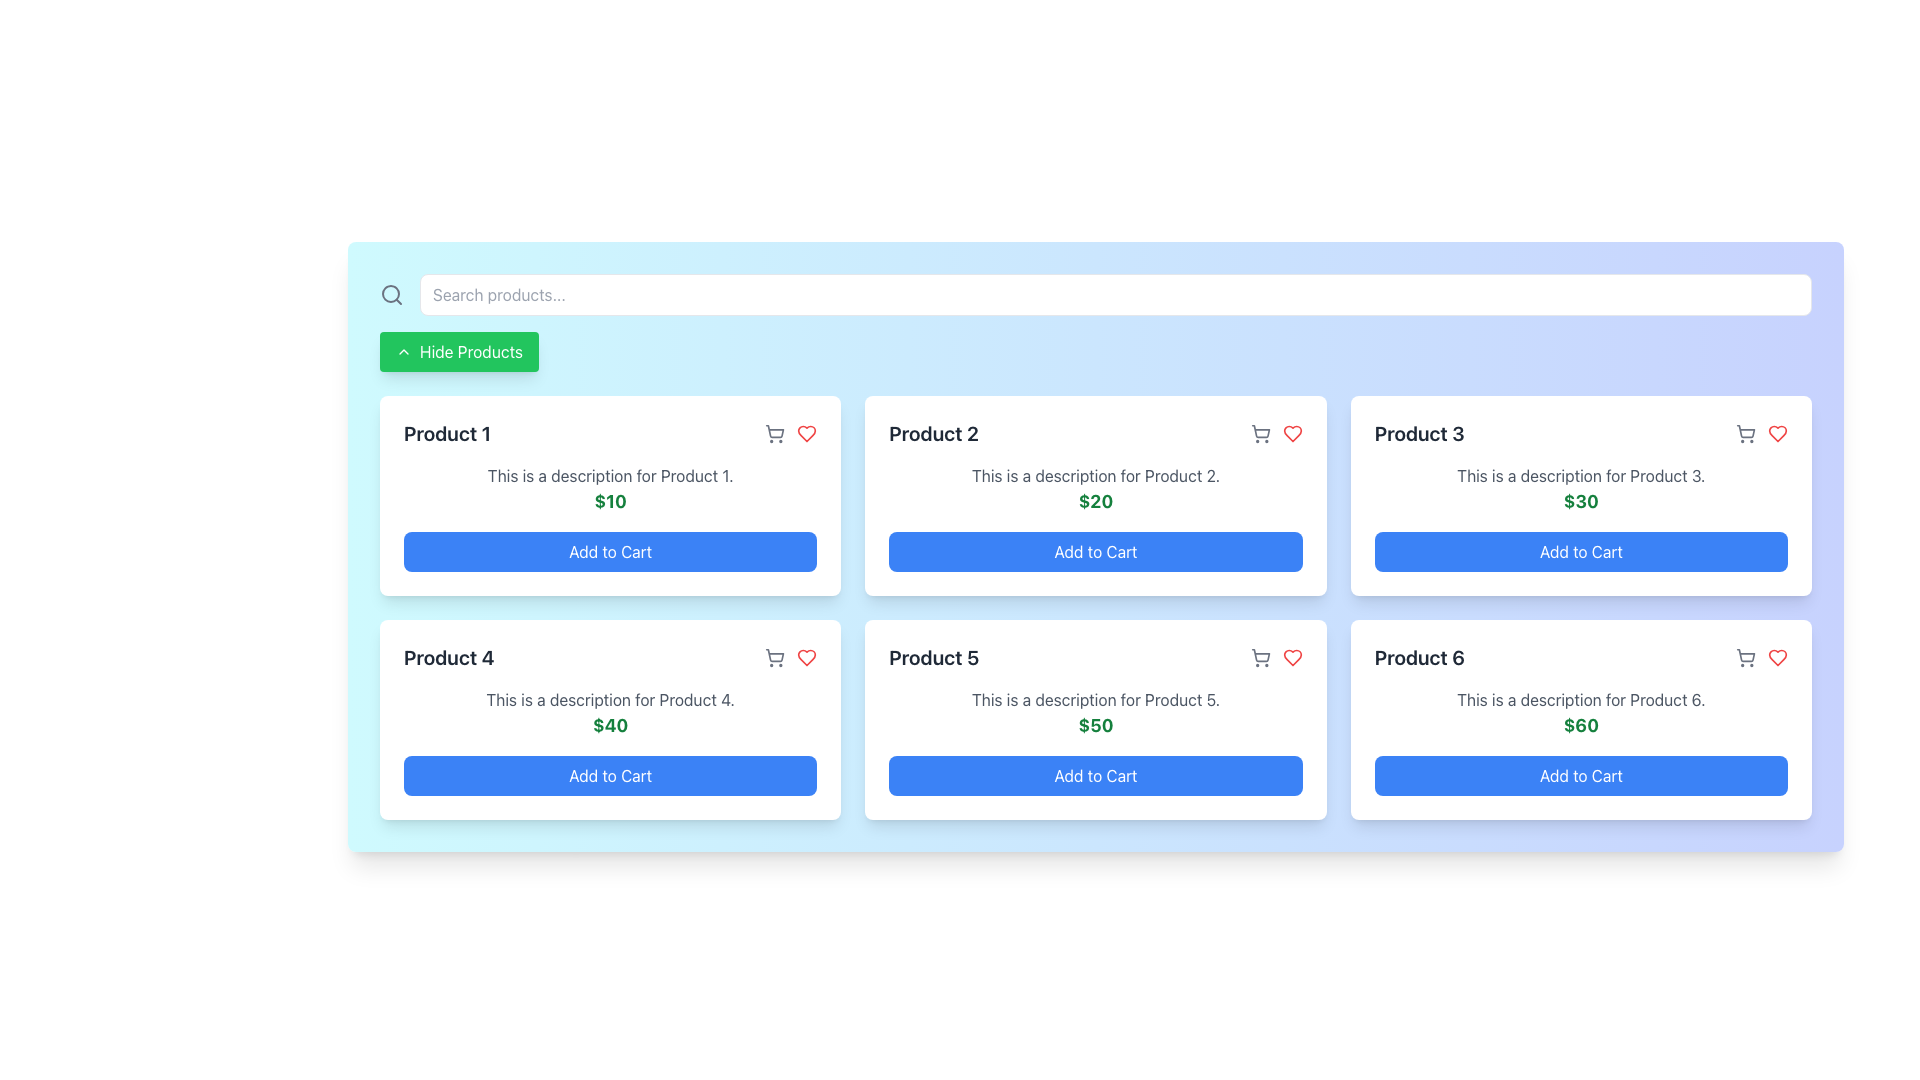  What do you see at coordinates (1580, 774) in the screenshot?
I see `the 'Add Product 6 to Cart' button located at the bottom of the 'Product 6' card` at bounding box center [1580, 774].